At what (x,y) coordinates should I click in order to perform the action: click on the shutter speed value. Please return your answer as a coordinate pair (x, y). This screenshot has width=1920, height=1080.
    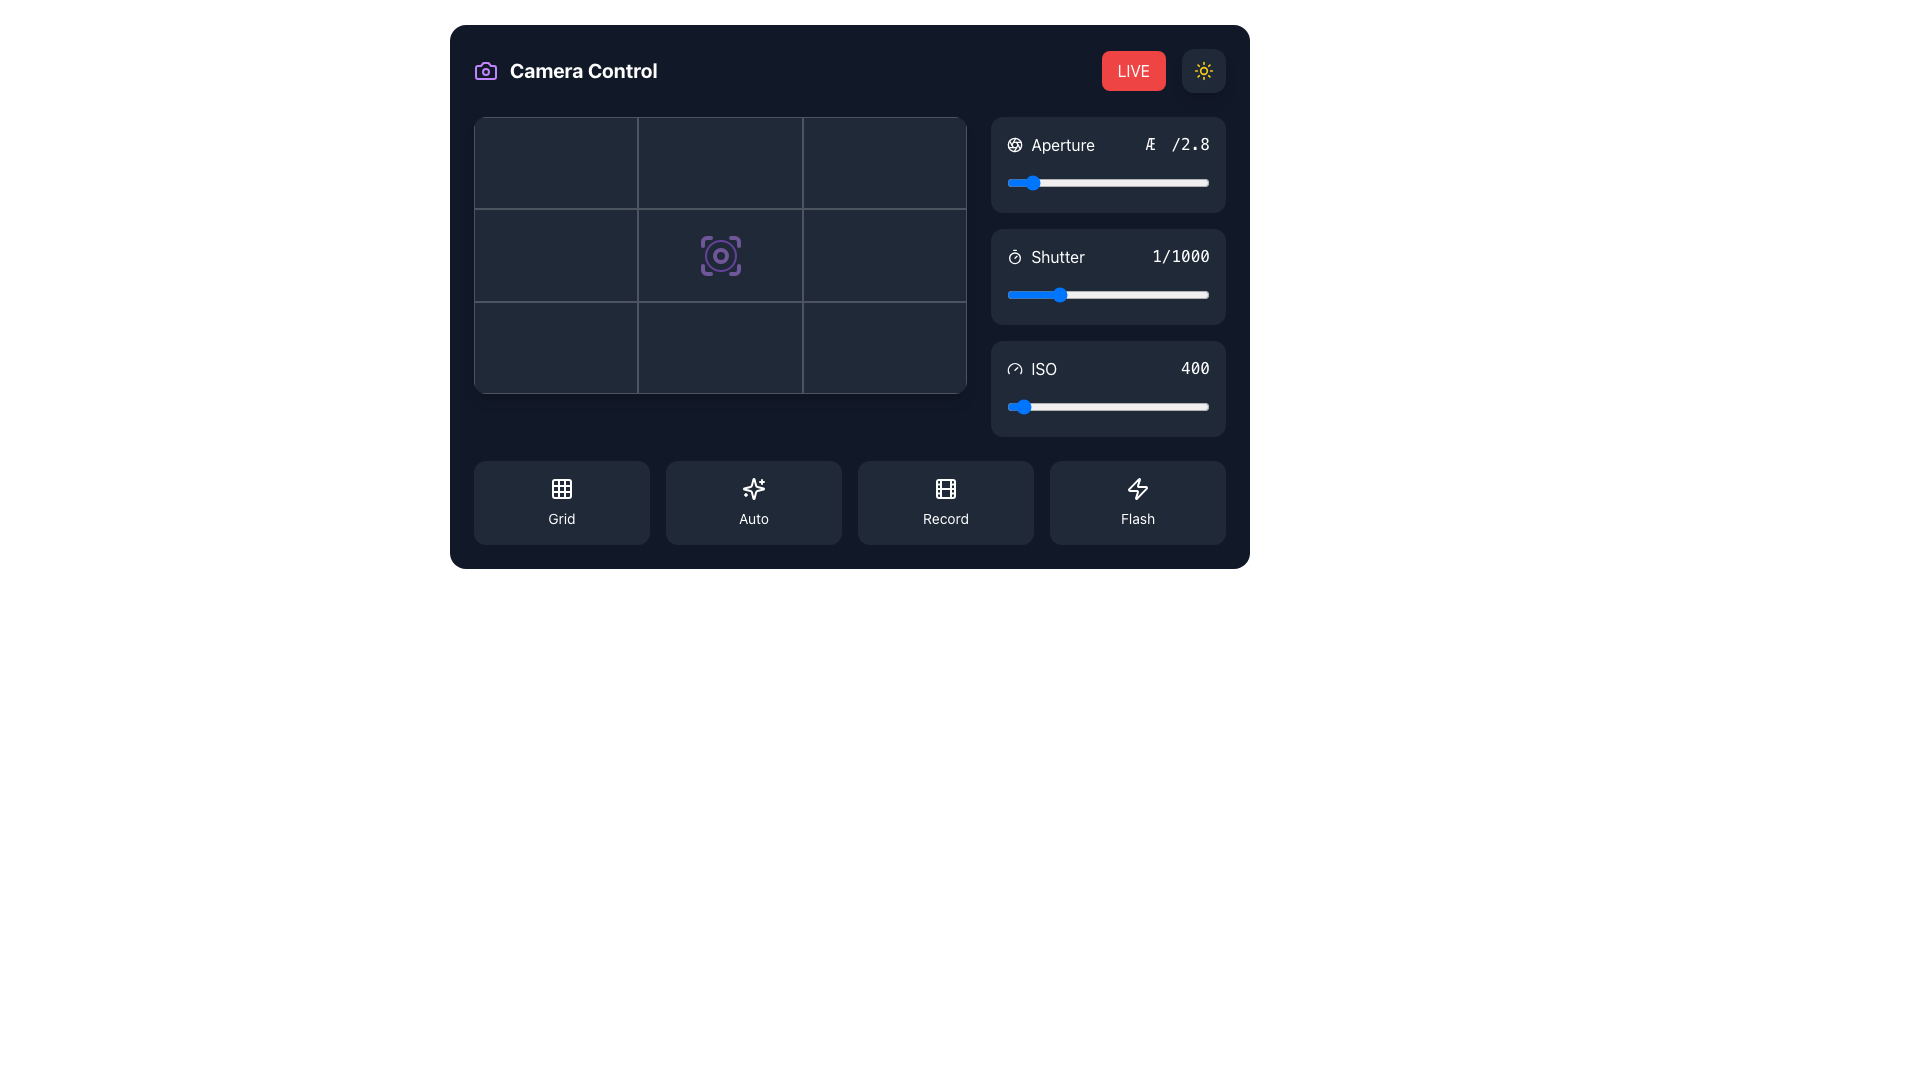
    Looking at the image, I should click on (1200, 294).